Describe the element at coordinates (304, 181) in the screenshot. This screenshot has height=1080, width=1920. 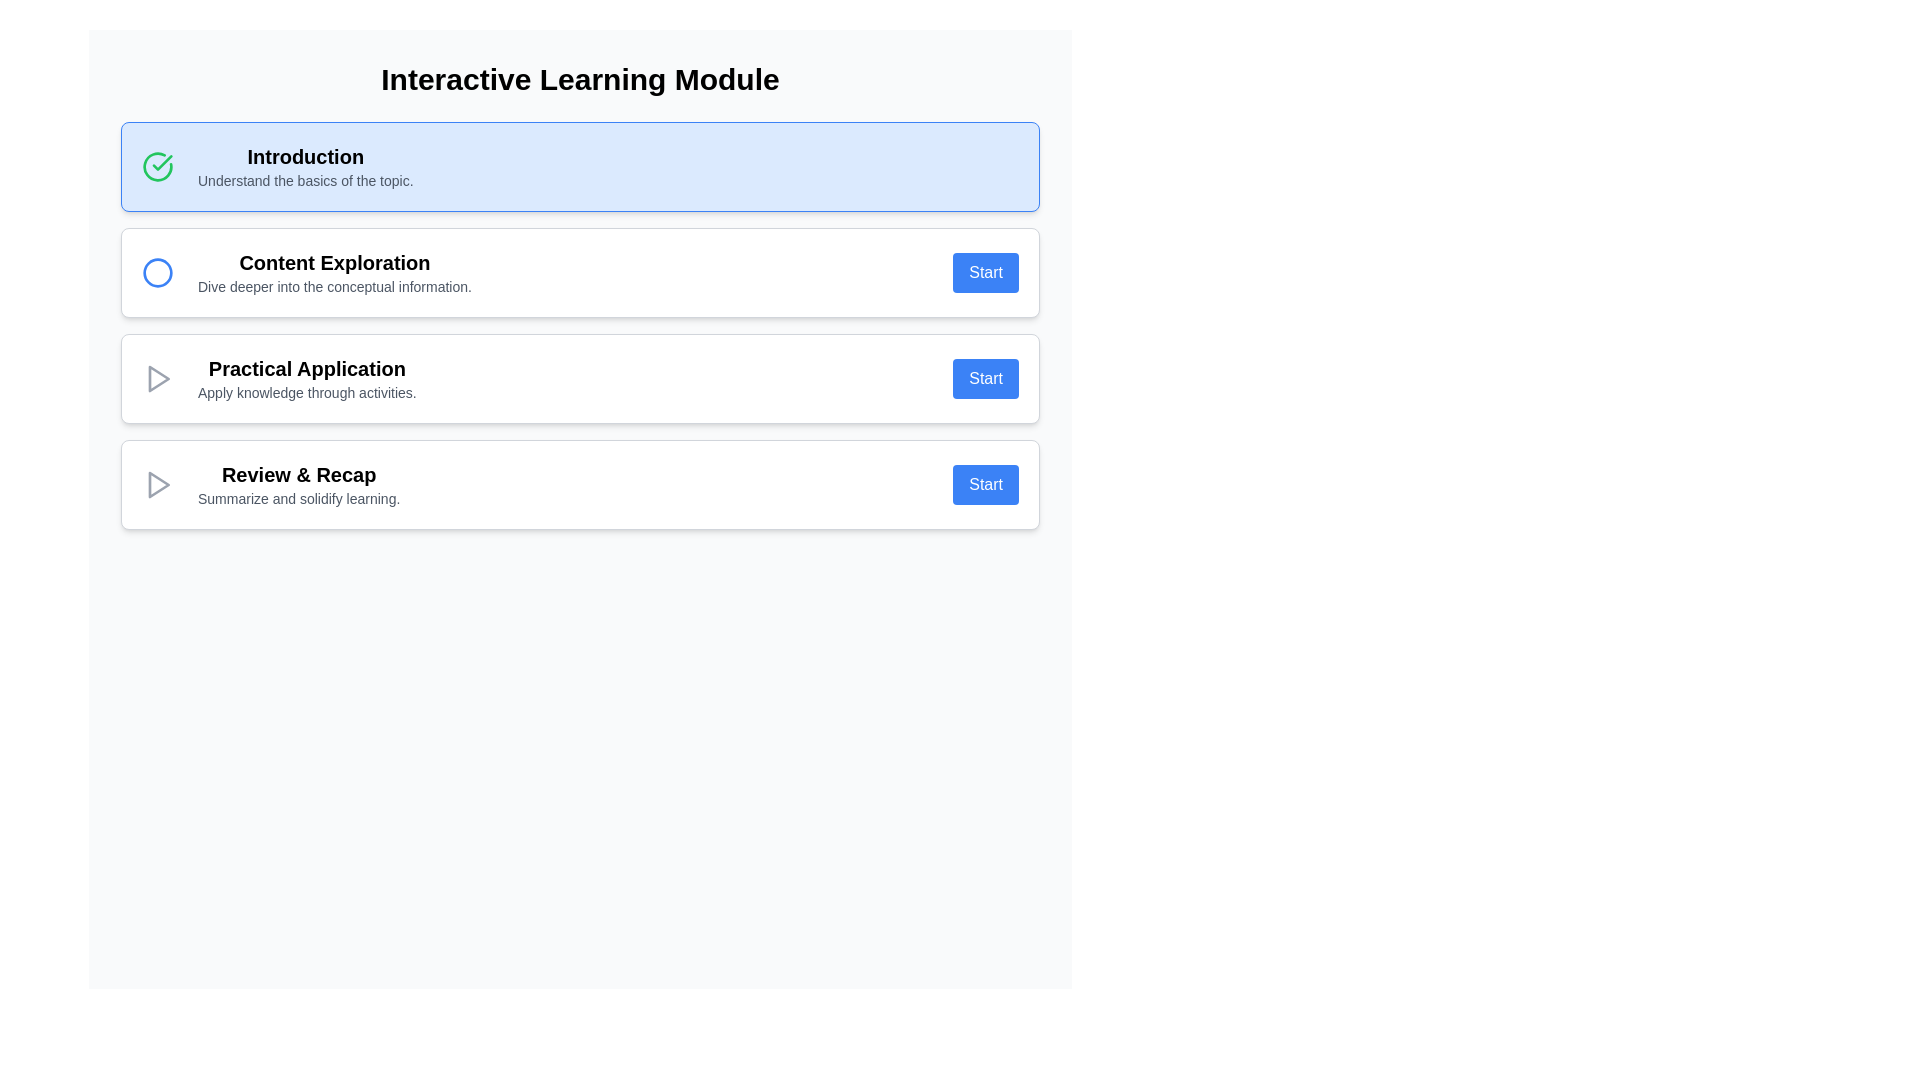
I see `the label component that provides a brief description or summary beneath the 'Introduction' title in the interactive learning module interface` at that location.